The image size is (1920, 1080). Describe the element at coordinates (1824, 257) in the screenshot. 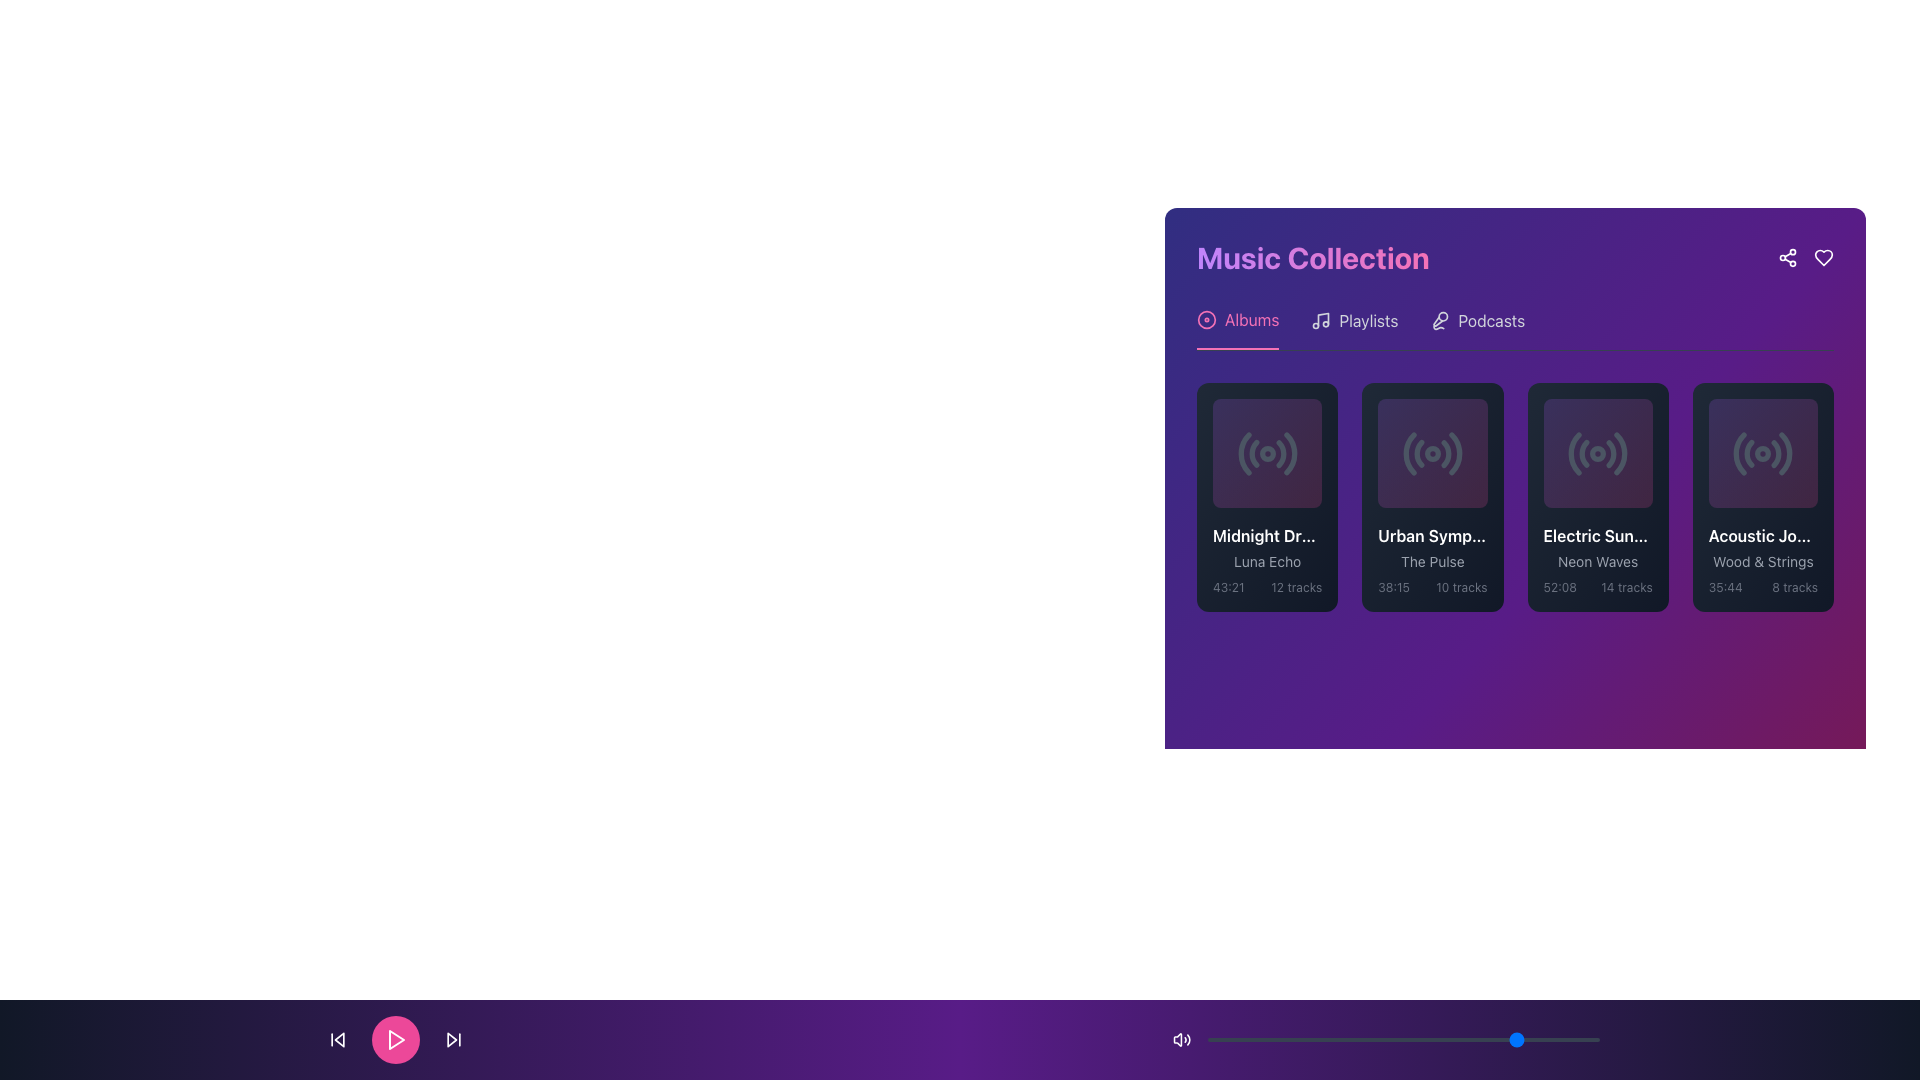

I see `the heart-shaped icon in the top-right corner of the 'Music Collection' panel` at that location.